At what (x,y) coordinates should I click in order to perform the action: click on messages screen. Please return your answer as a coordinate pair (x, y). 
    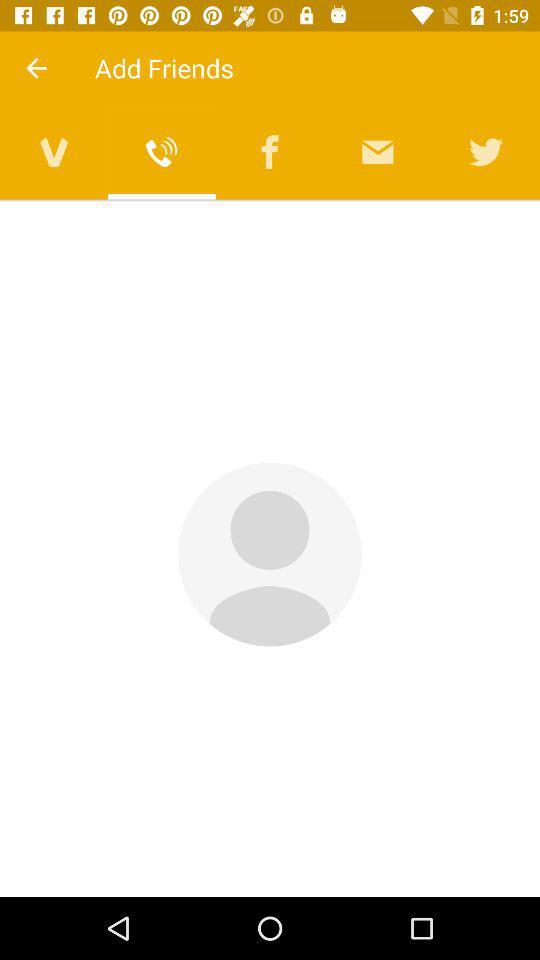
    Looking at the image, I should click on (378, 151).